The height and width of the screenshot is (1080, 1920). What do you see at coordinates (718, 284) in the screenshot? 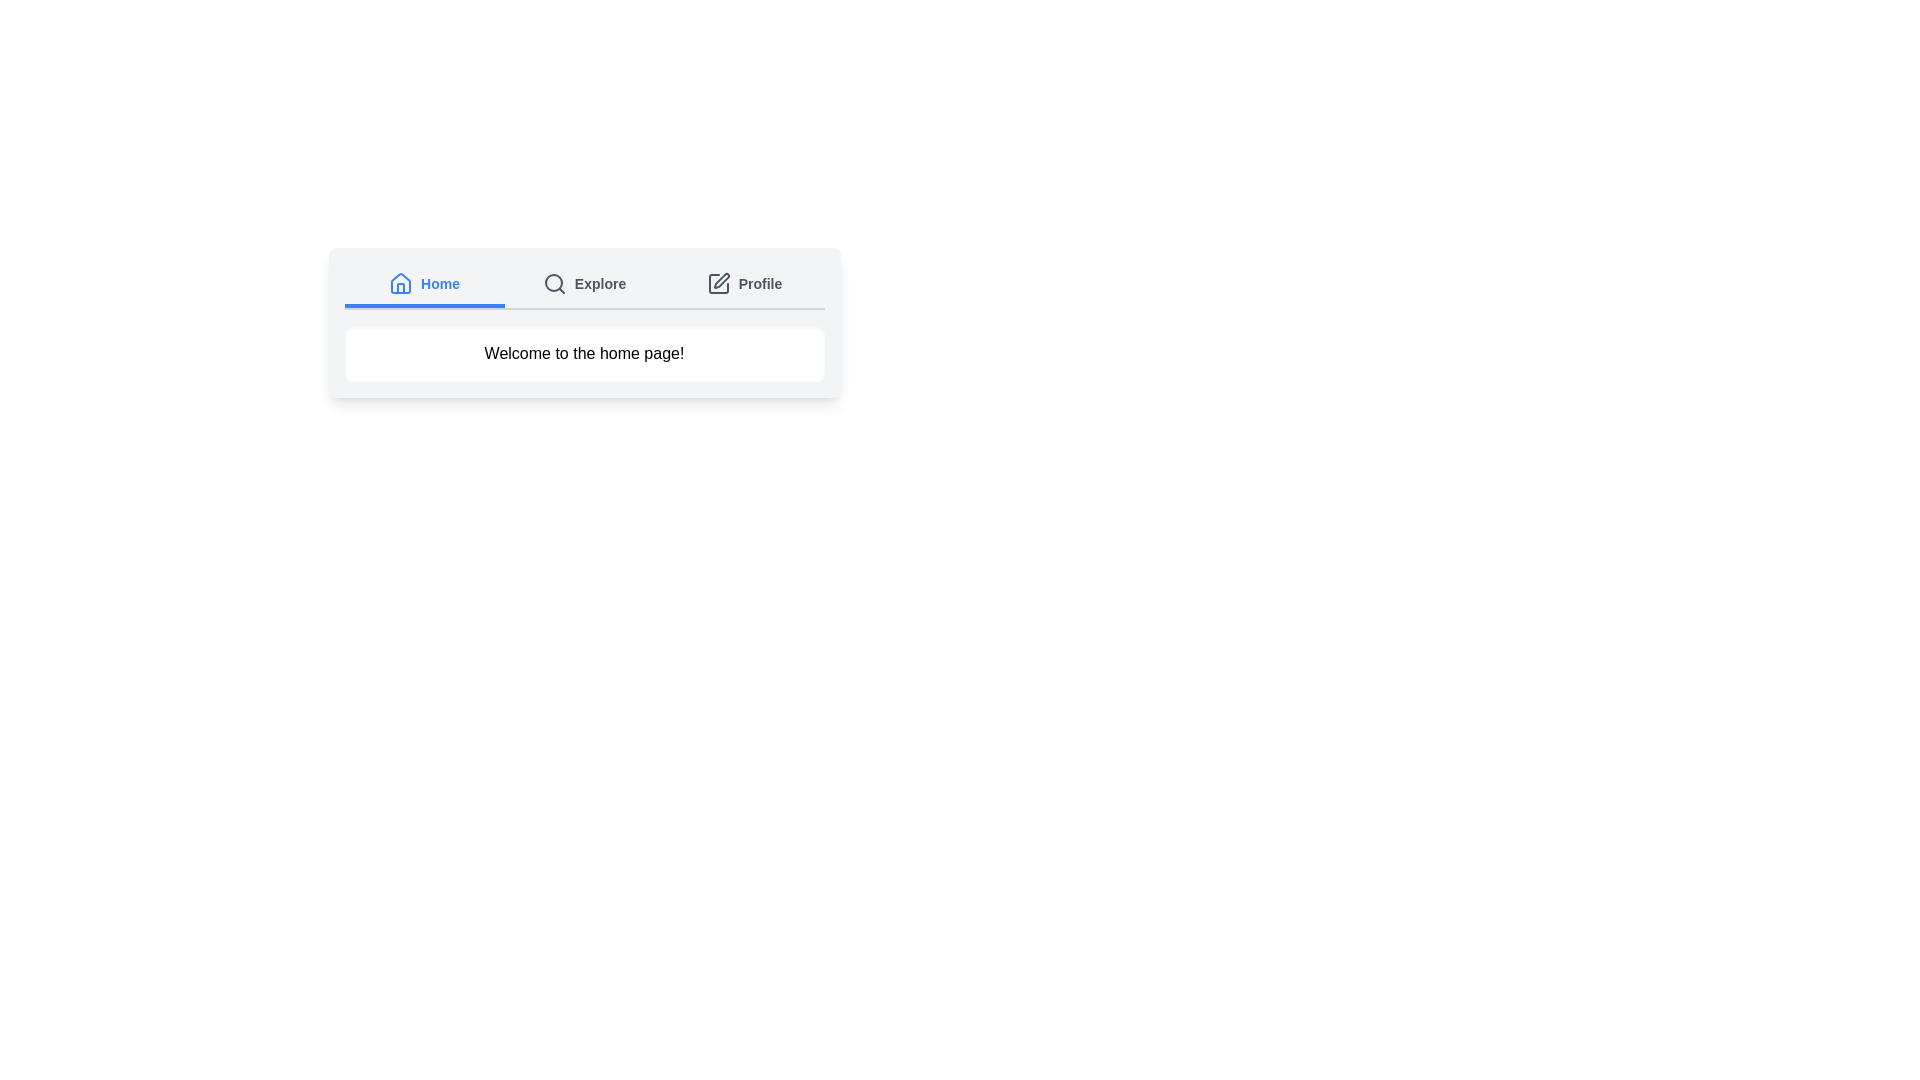
I see `the tab icon corresponding to Profile` at bounding box center [718, 284].